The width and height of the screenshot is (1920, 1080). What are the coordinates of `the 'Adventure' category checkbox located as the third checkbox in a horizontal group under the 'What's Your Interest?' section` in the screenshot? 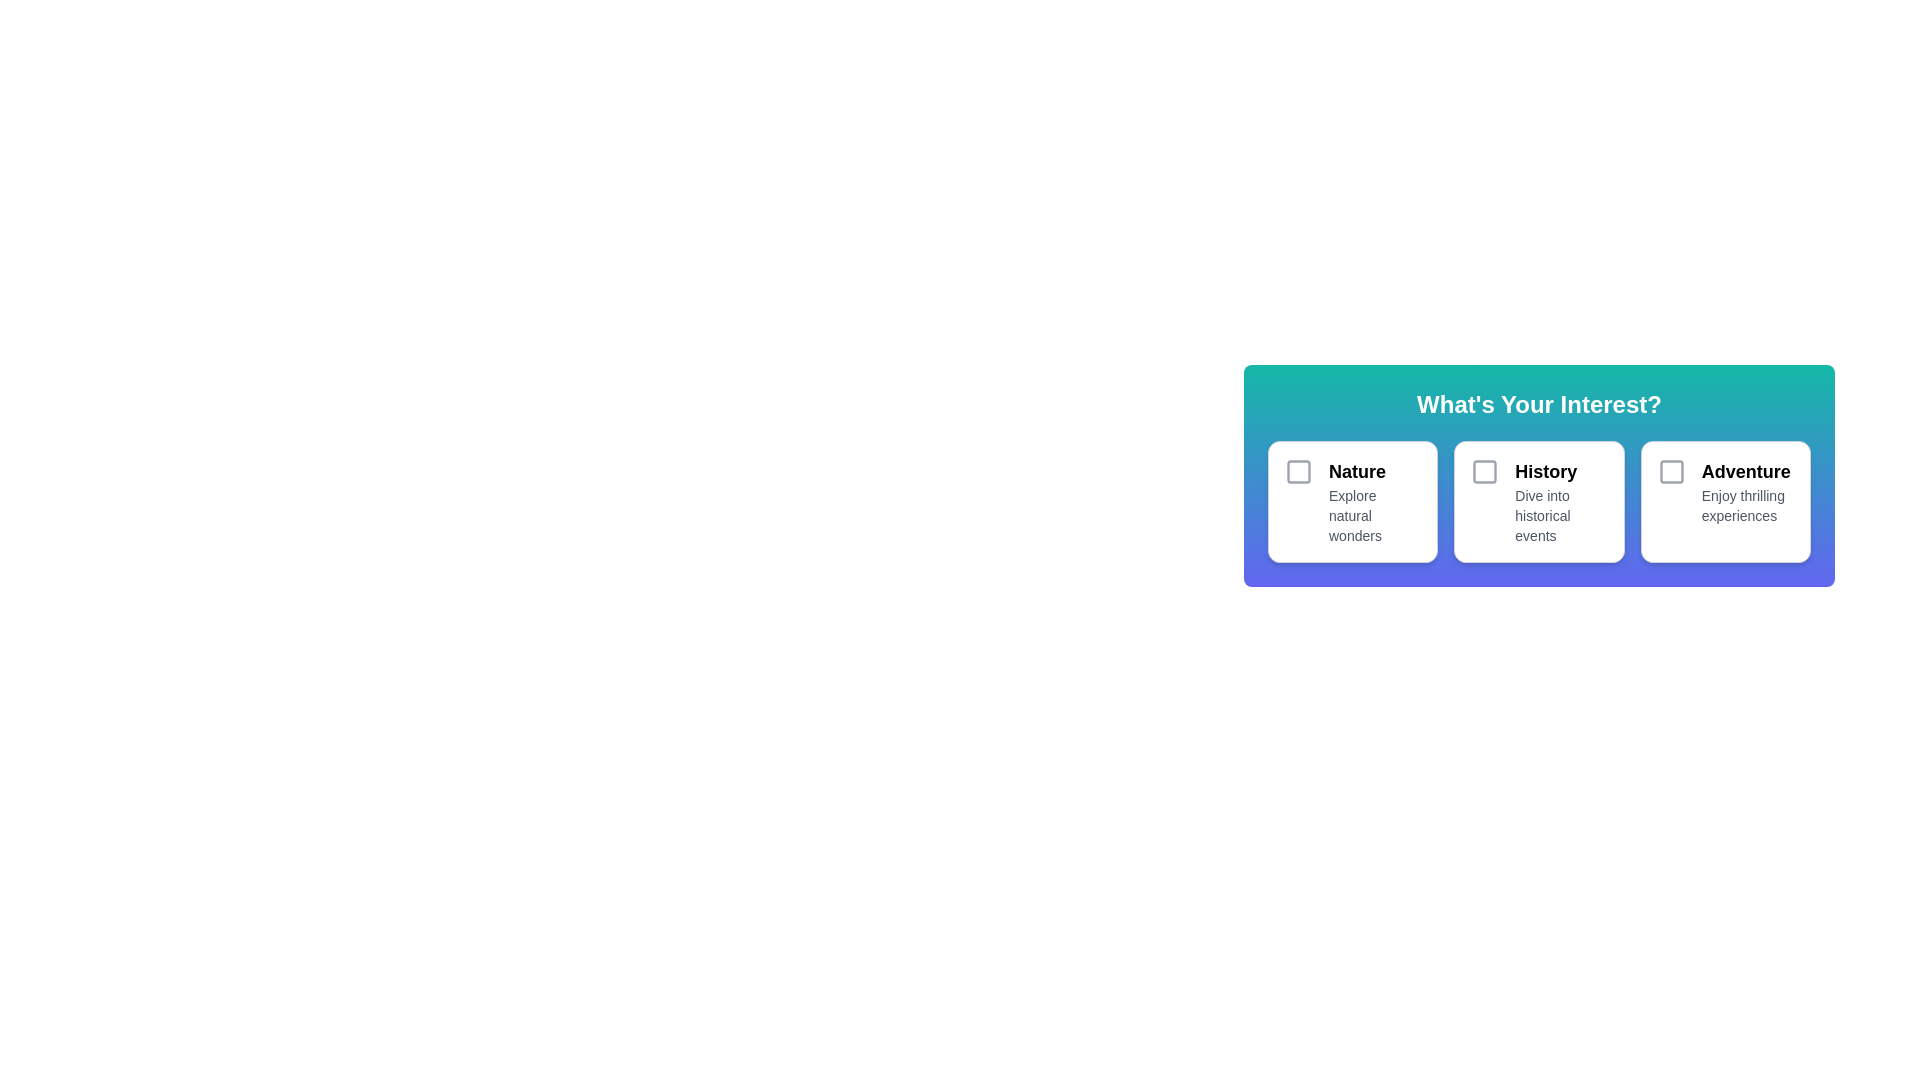 It's located at (1671, 471).